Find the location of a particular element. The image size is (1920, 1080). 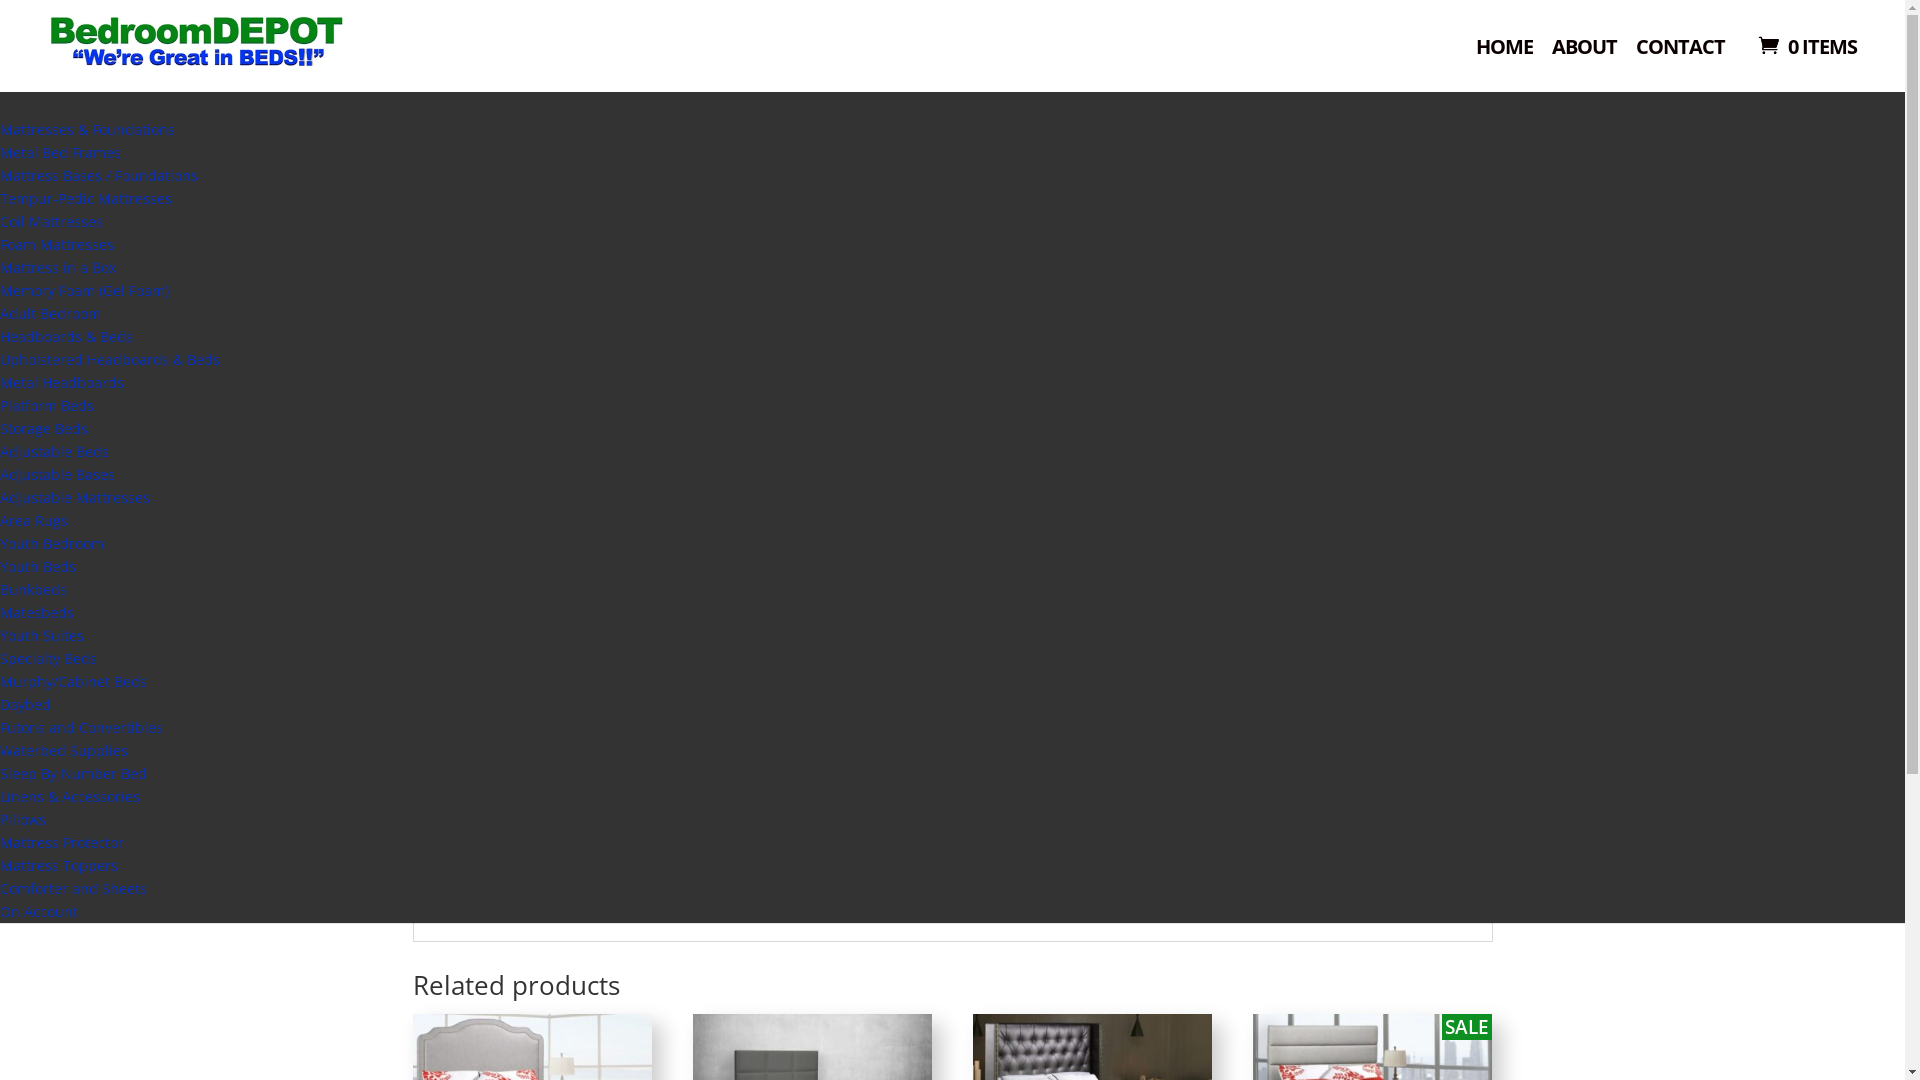

'Daybed' is located at coordinates (25, 703).